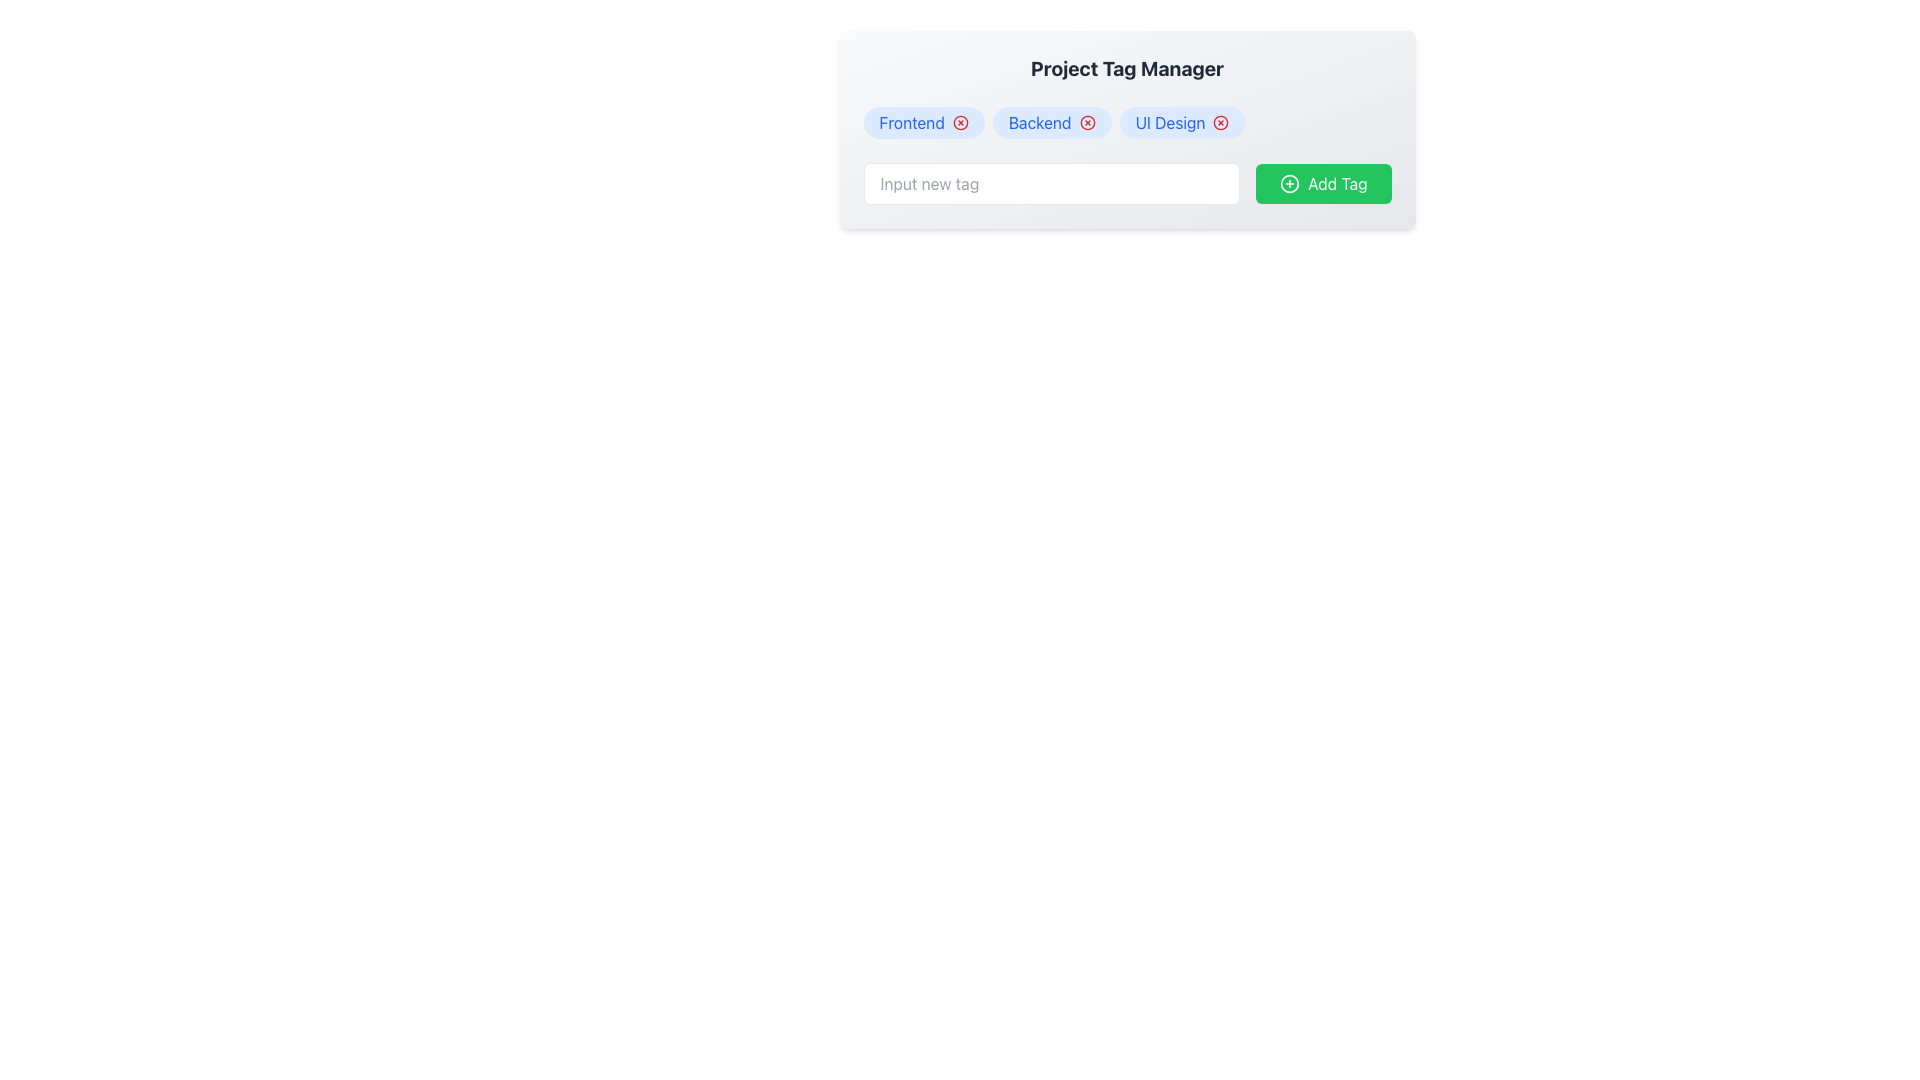 Image resolution: width=1920 pixels, height=1080 pixels. What do you see at coordinates (960, 123) in the screenshot?
I see `the delete button icon for the 'Frontend' tag` at bounding box center [960, 123].